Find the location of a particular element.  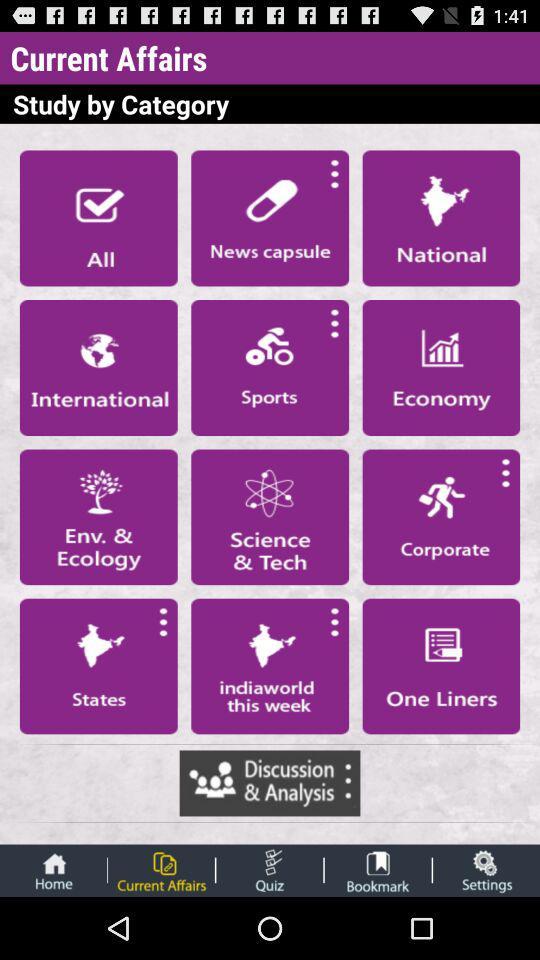

first option under study by category is located at coordinates (97, 218).